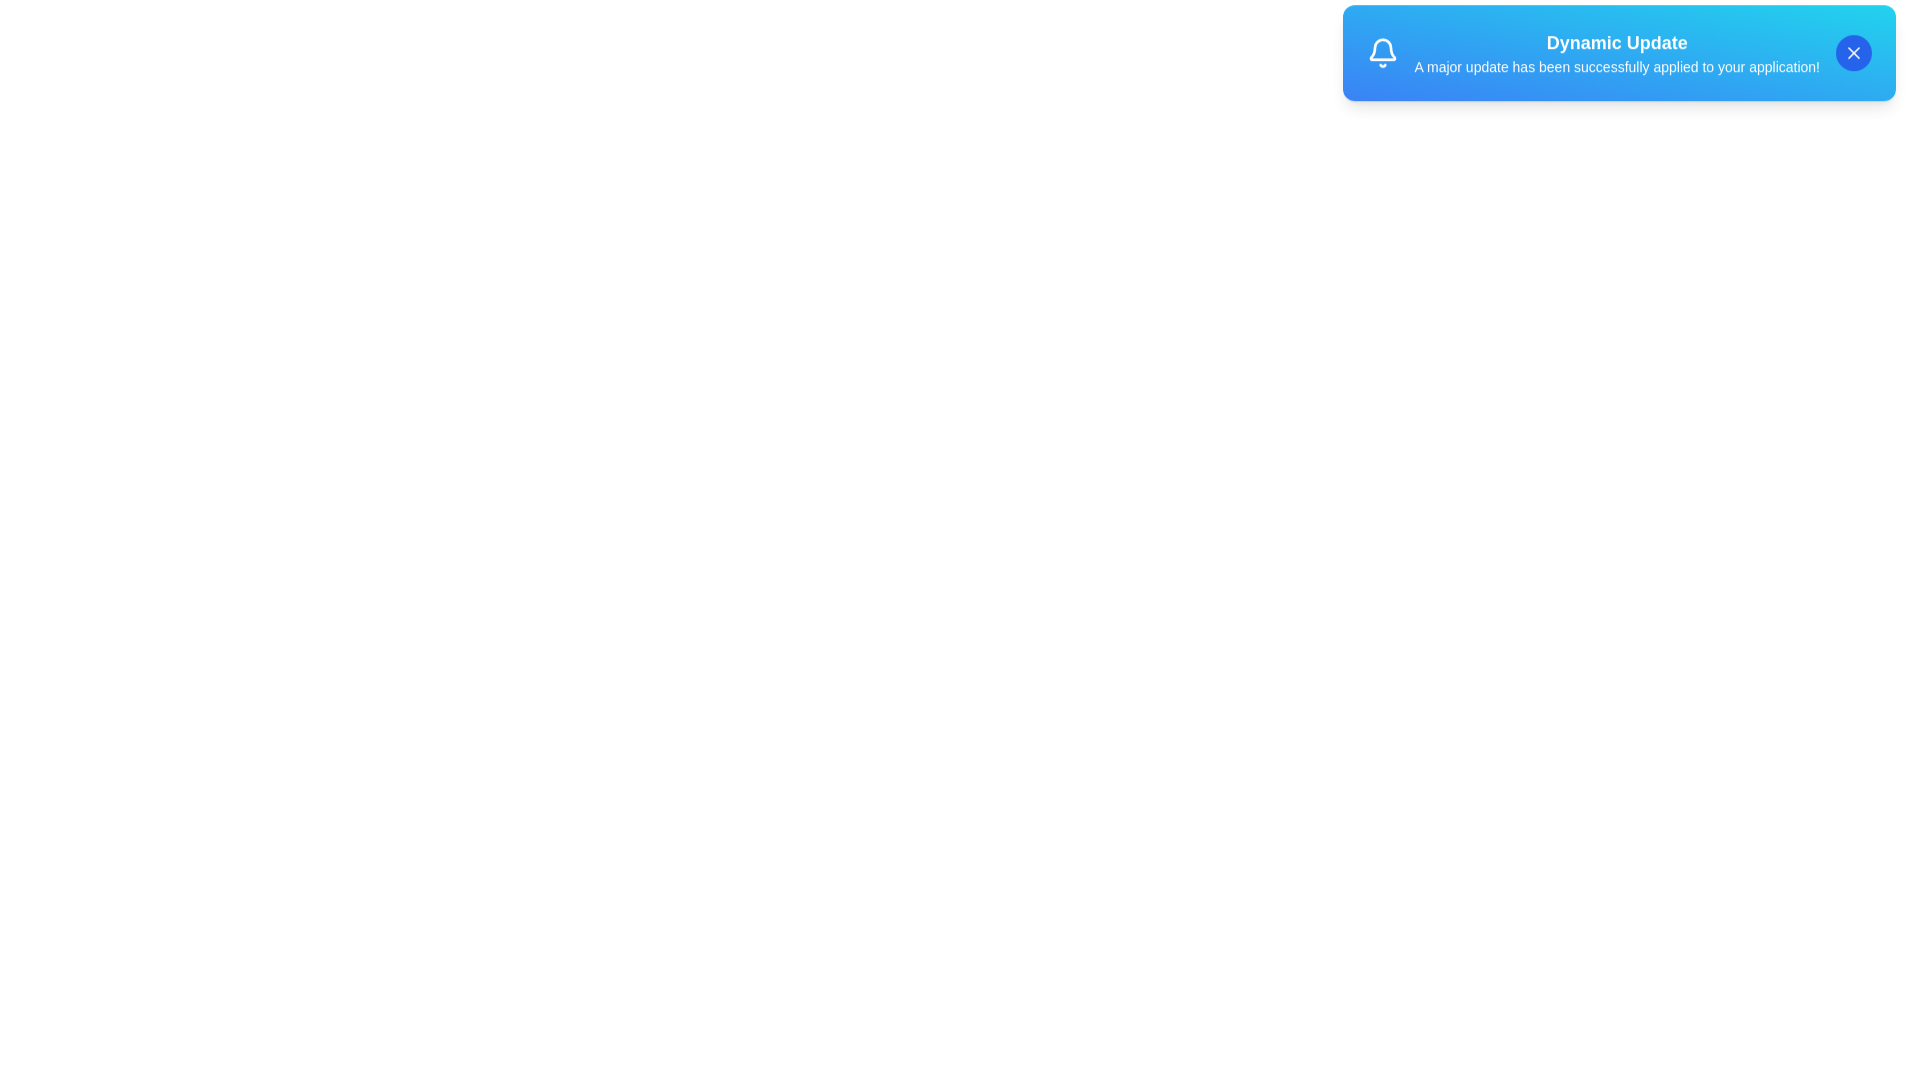 This screenshot has width=1920, height=1080. What do you see at coordinates (1852, 60) in the screenshot?
I see `the close button of the notification snackbar to dismiss it` at bounding box center [1852, 60].